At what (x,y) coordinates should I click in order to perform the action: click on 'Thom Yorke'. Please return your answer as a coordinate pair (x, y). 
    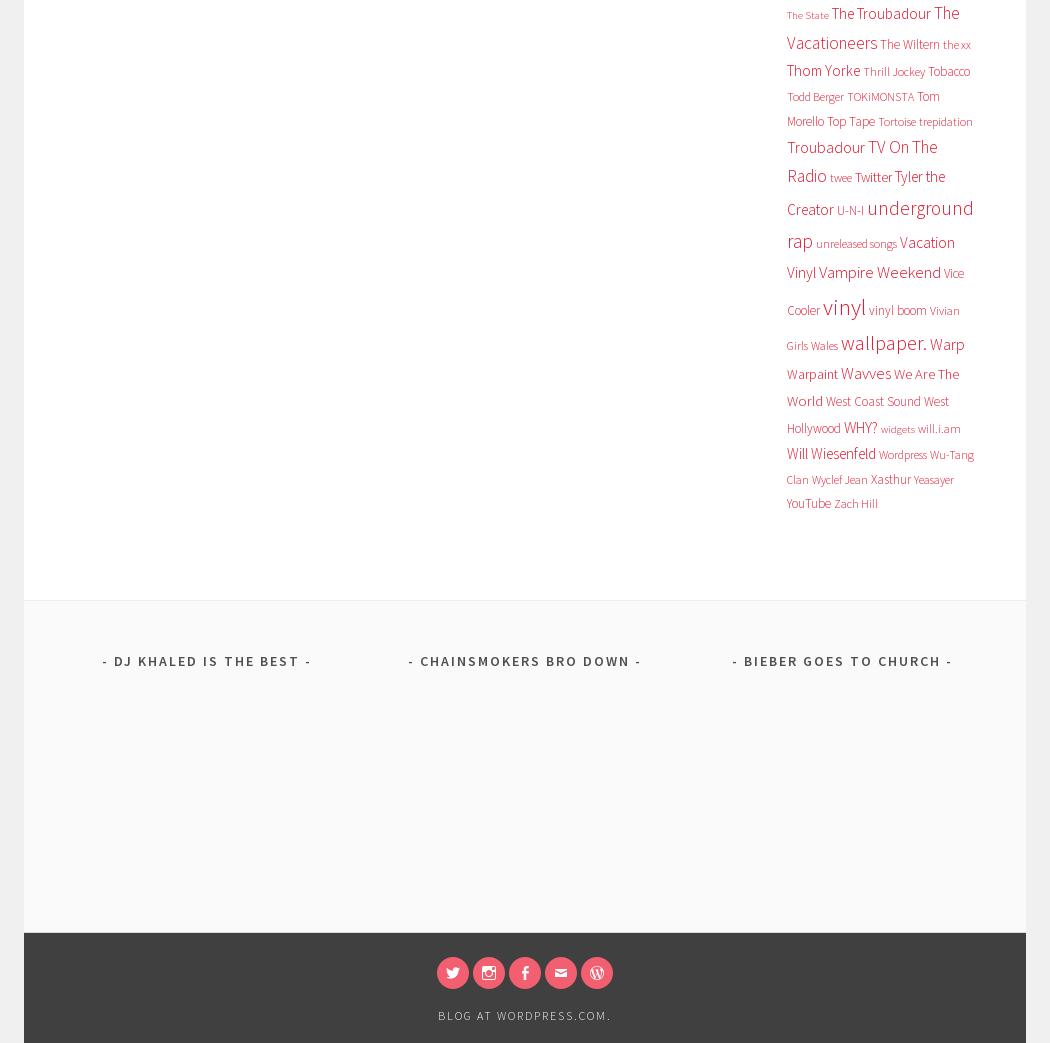
    Looking at the image, I should click on (821, 69).